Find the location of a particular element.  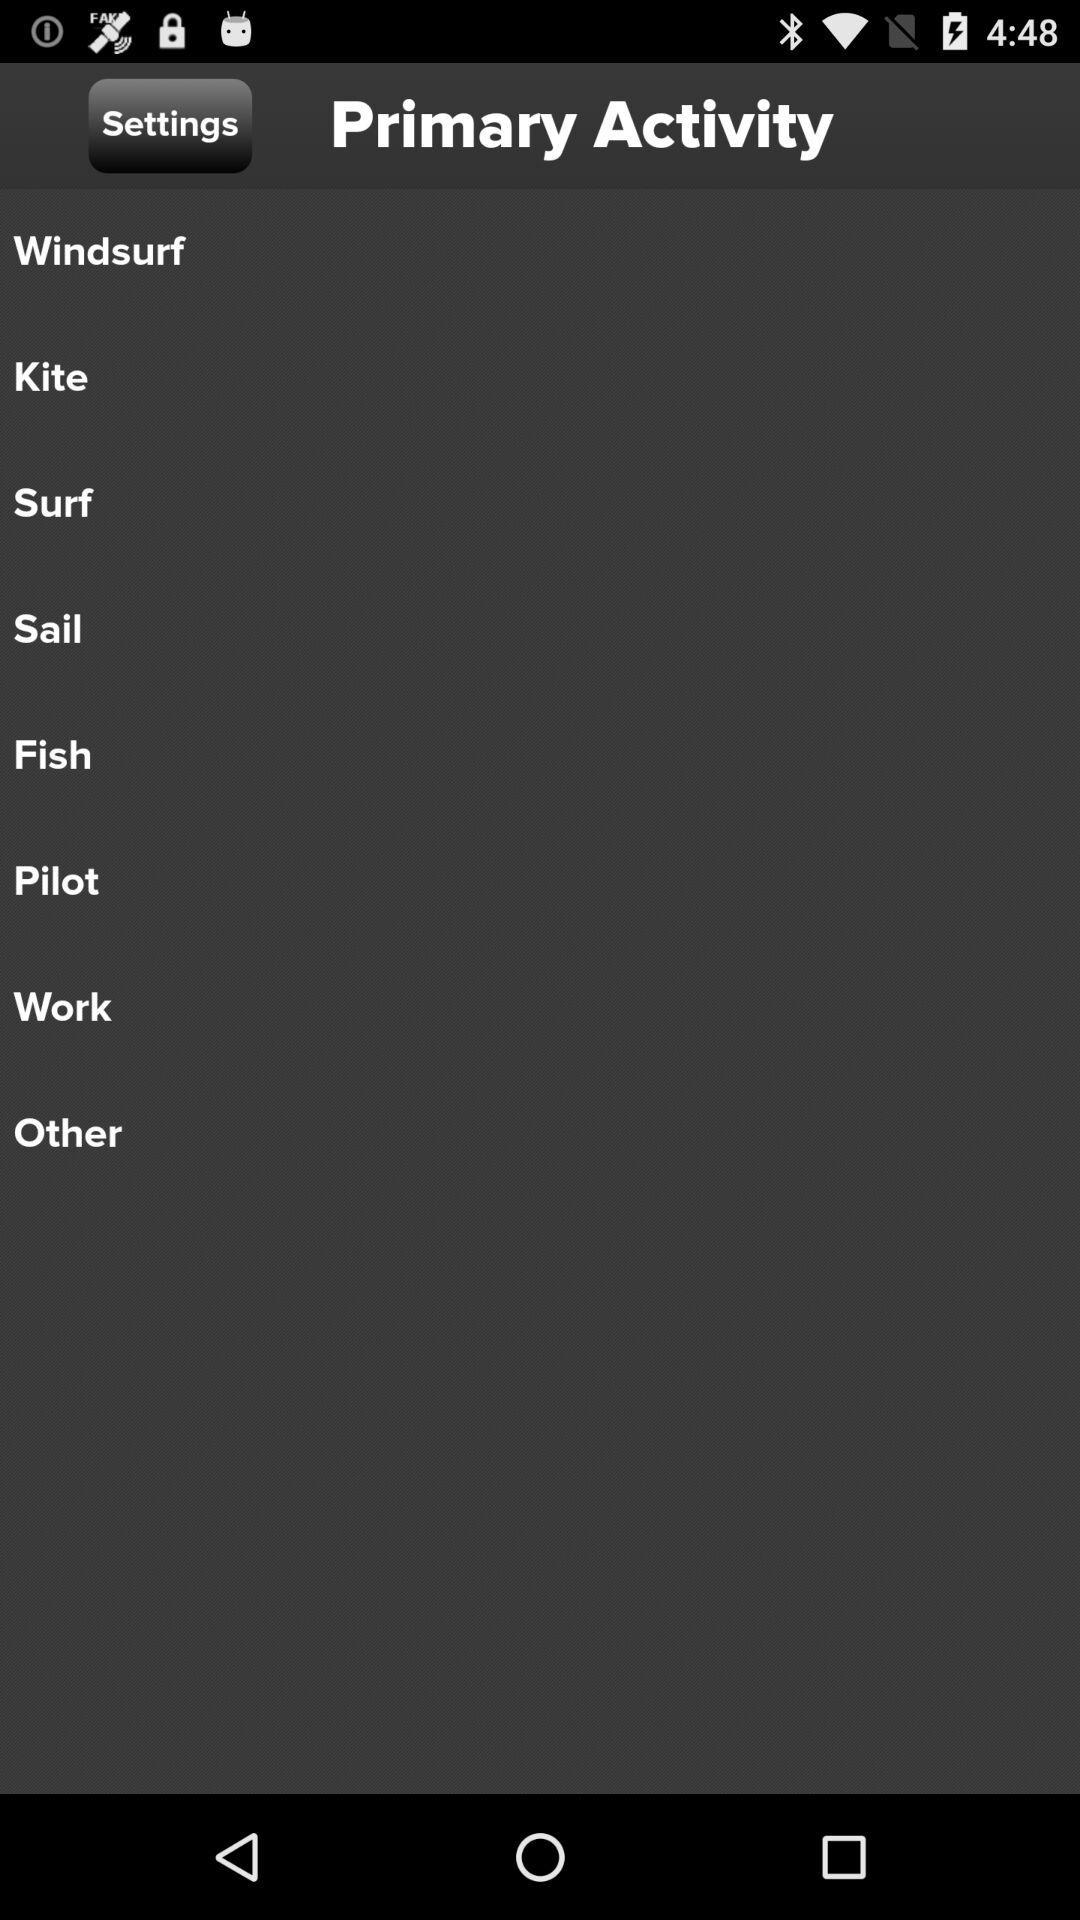

item below the windsurf item is located at coordinates (525, 378).